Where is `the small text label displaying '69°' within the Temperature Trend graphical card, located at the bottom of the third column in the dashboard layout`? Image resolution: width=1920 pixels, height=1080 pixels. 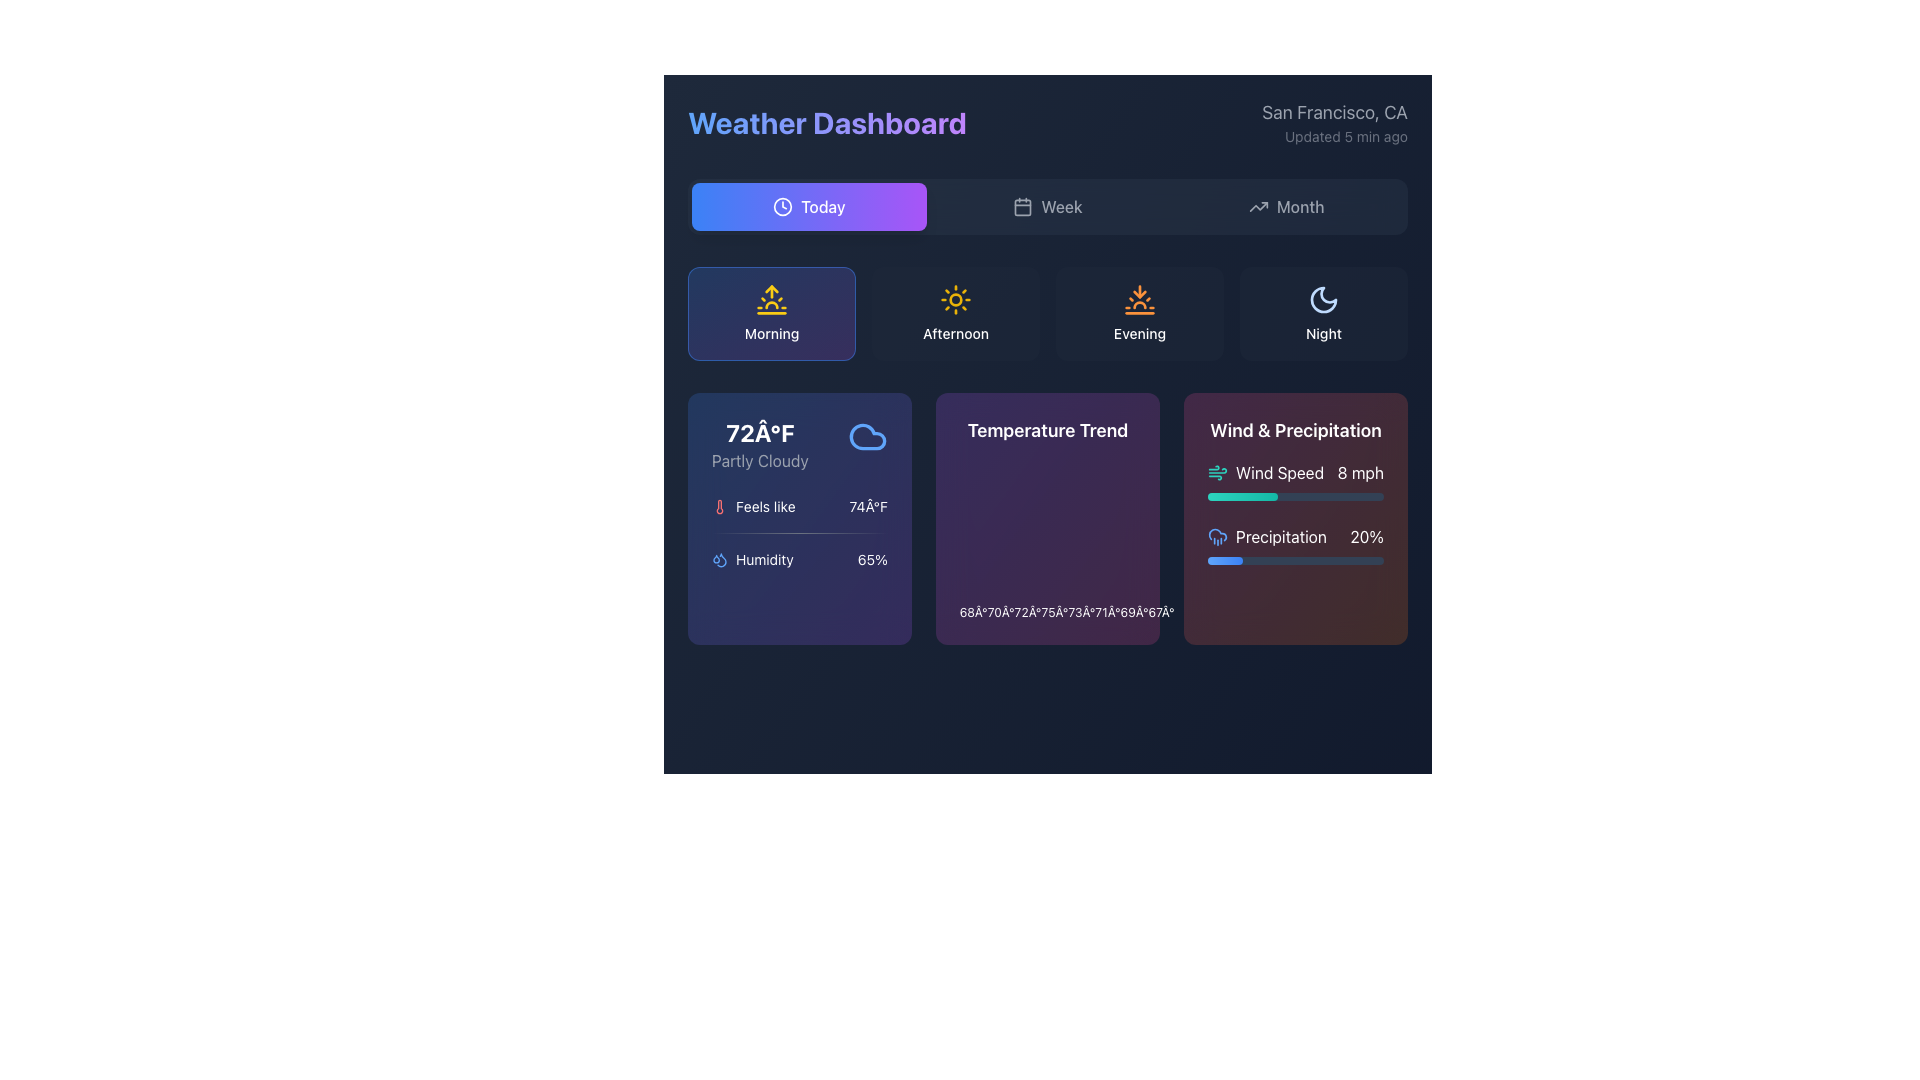 the small text label displaying '69°' within the Temperature Trend graphical card, located at the bottom of the third column in the dashboard layout is located at coordinates (1134, 612).